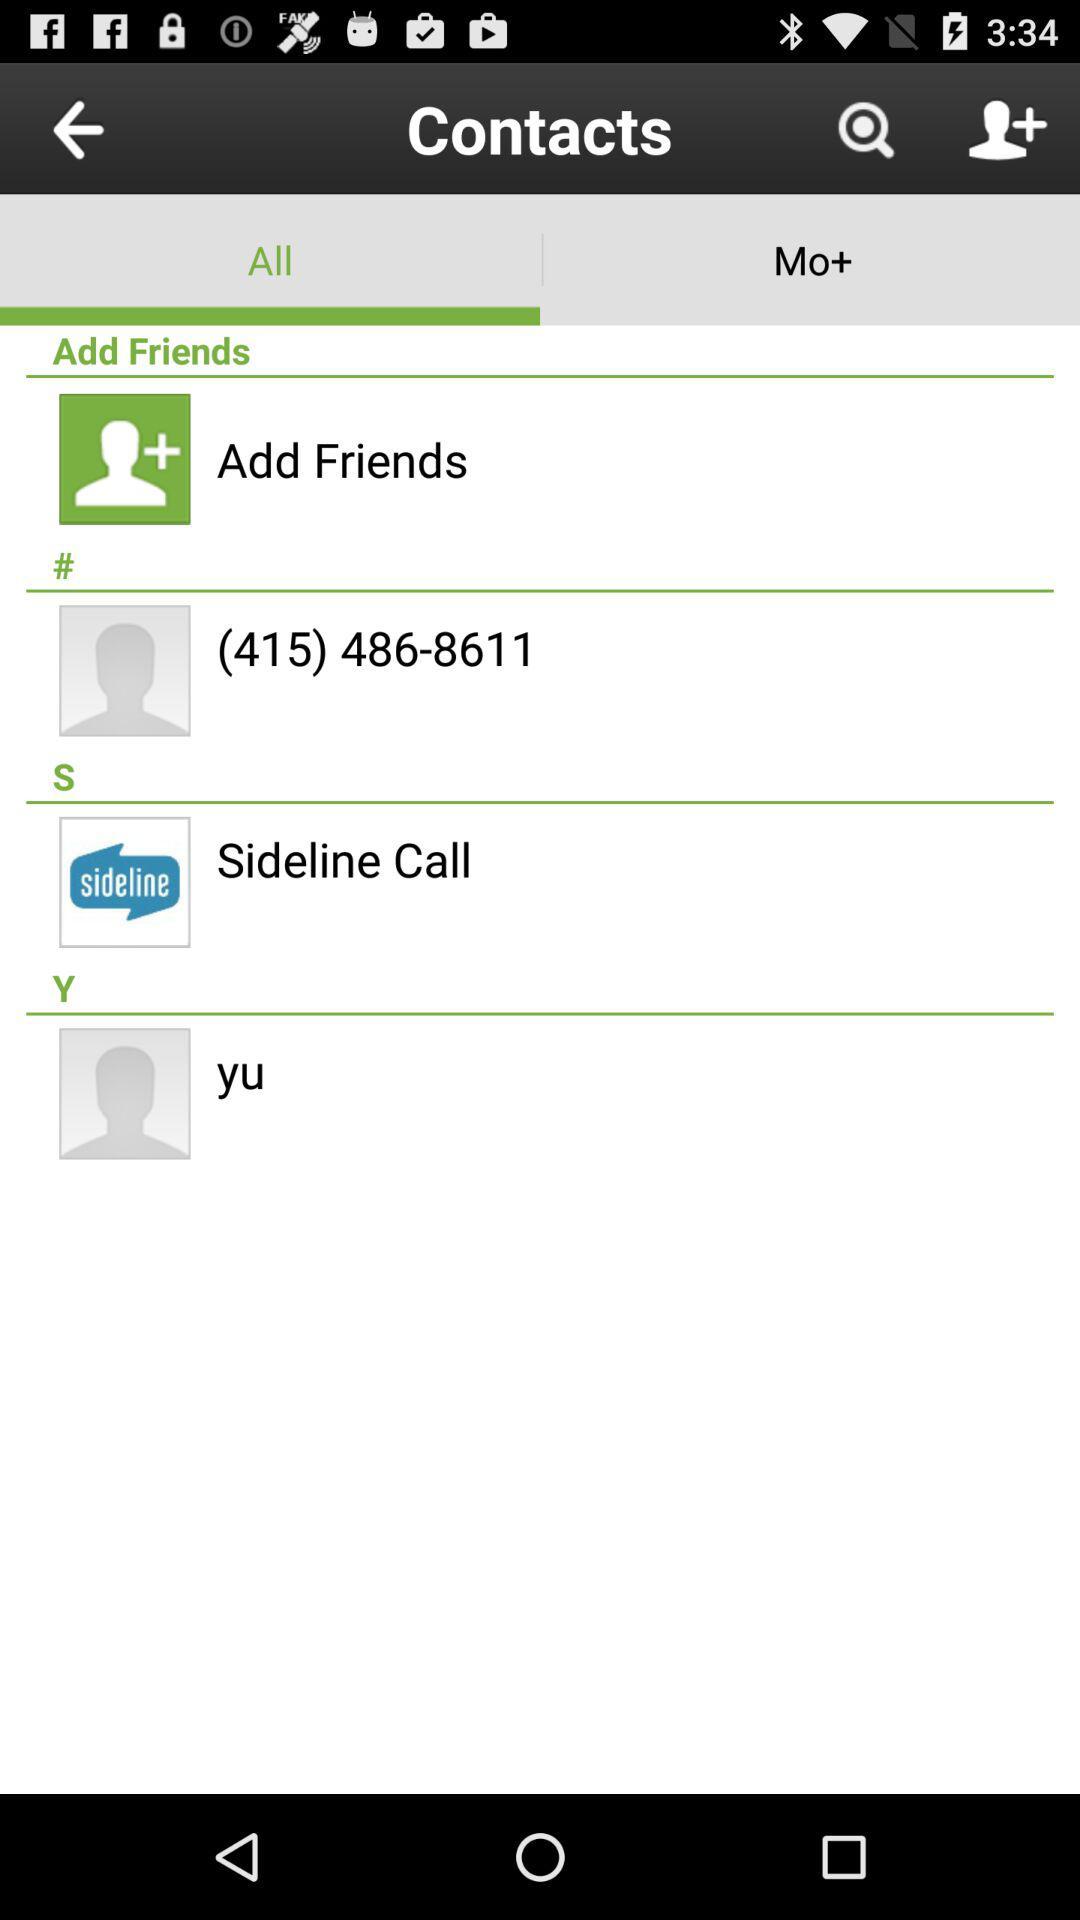 This screenshot has height=1920, width=1080. I want to click on the item next to the contacts item, so click(864, 127).